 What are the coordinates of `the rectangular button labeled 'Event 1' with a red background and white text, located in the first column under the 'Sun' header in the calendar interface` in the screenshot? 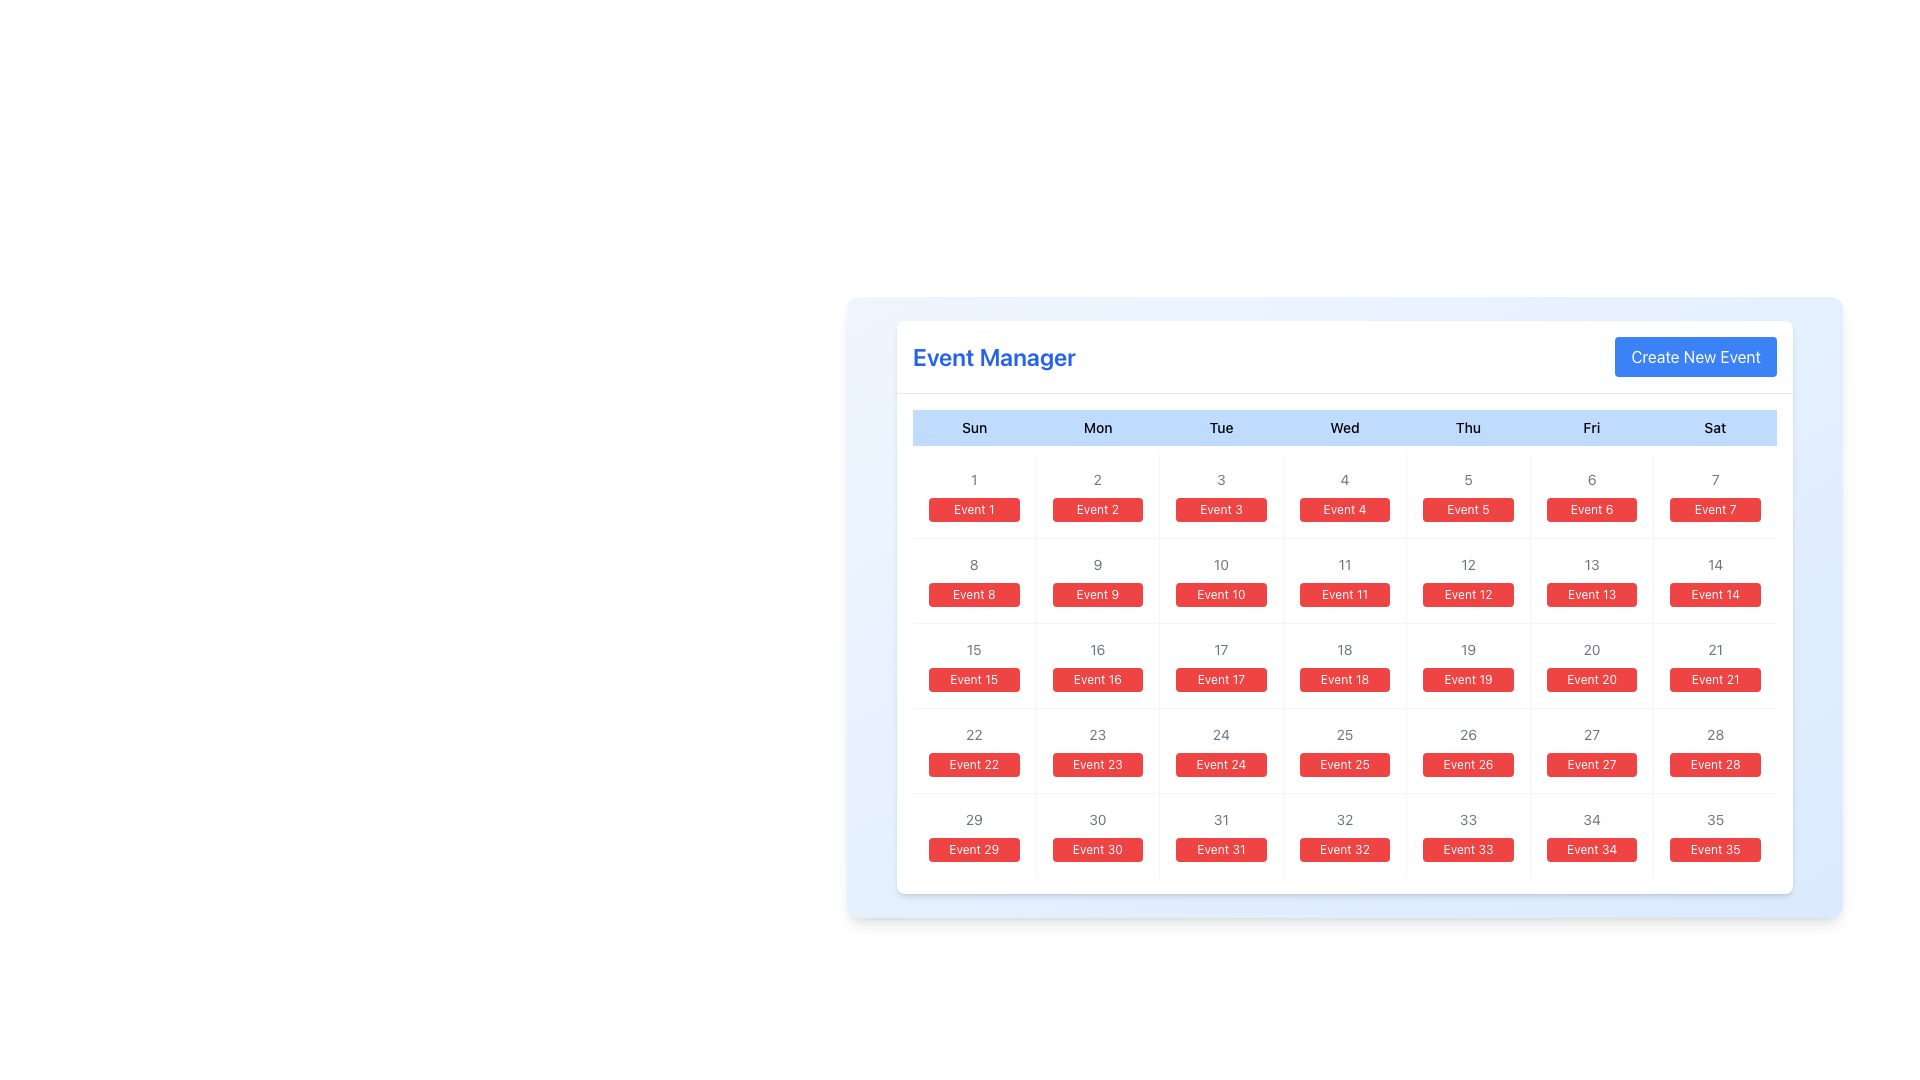 It's located at (974, 508).